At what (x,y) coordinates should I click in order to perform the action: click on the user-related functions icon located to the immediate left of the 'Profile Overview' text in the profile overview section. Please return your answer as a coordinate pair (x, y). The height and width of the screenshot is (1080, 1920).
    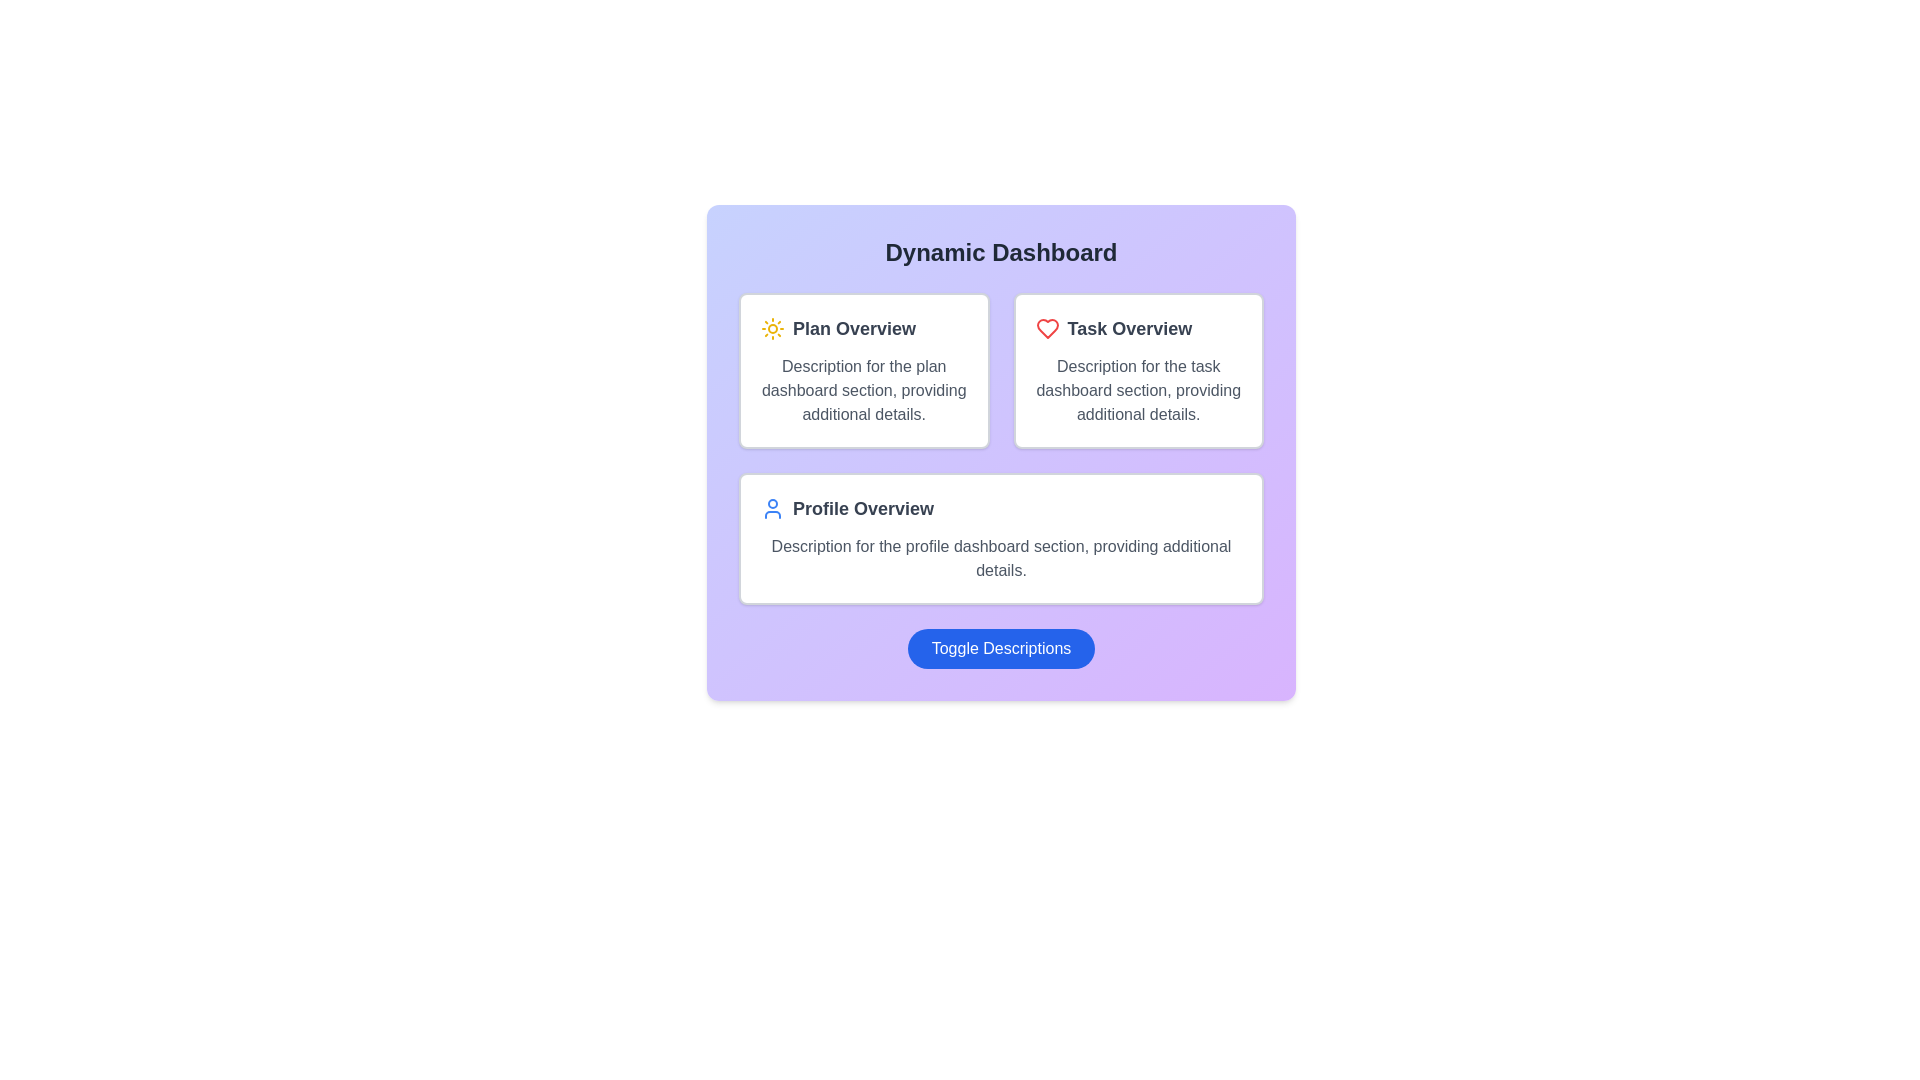
    Looking at the image, I should click on (771, 508).